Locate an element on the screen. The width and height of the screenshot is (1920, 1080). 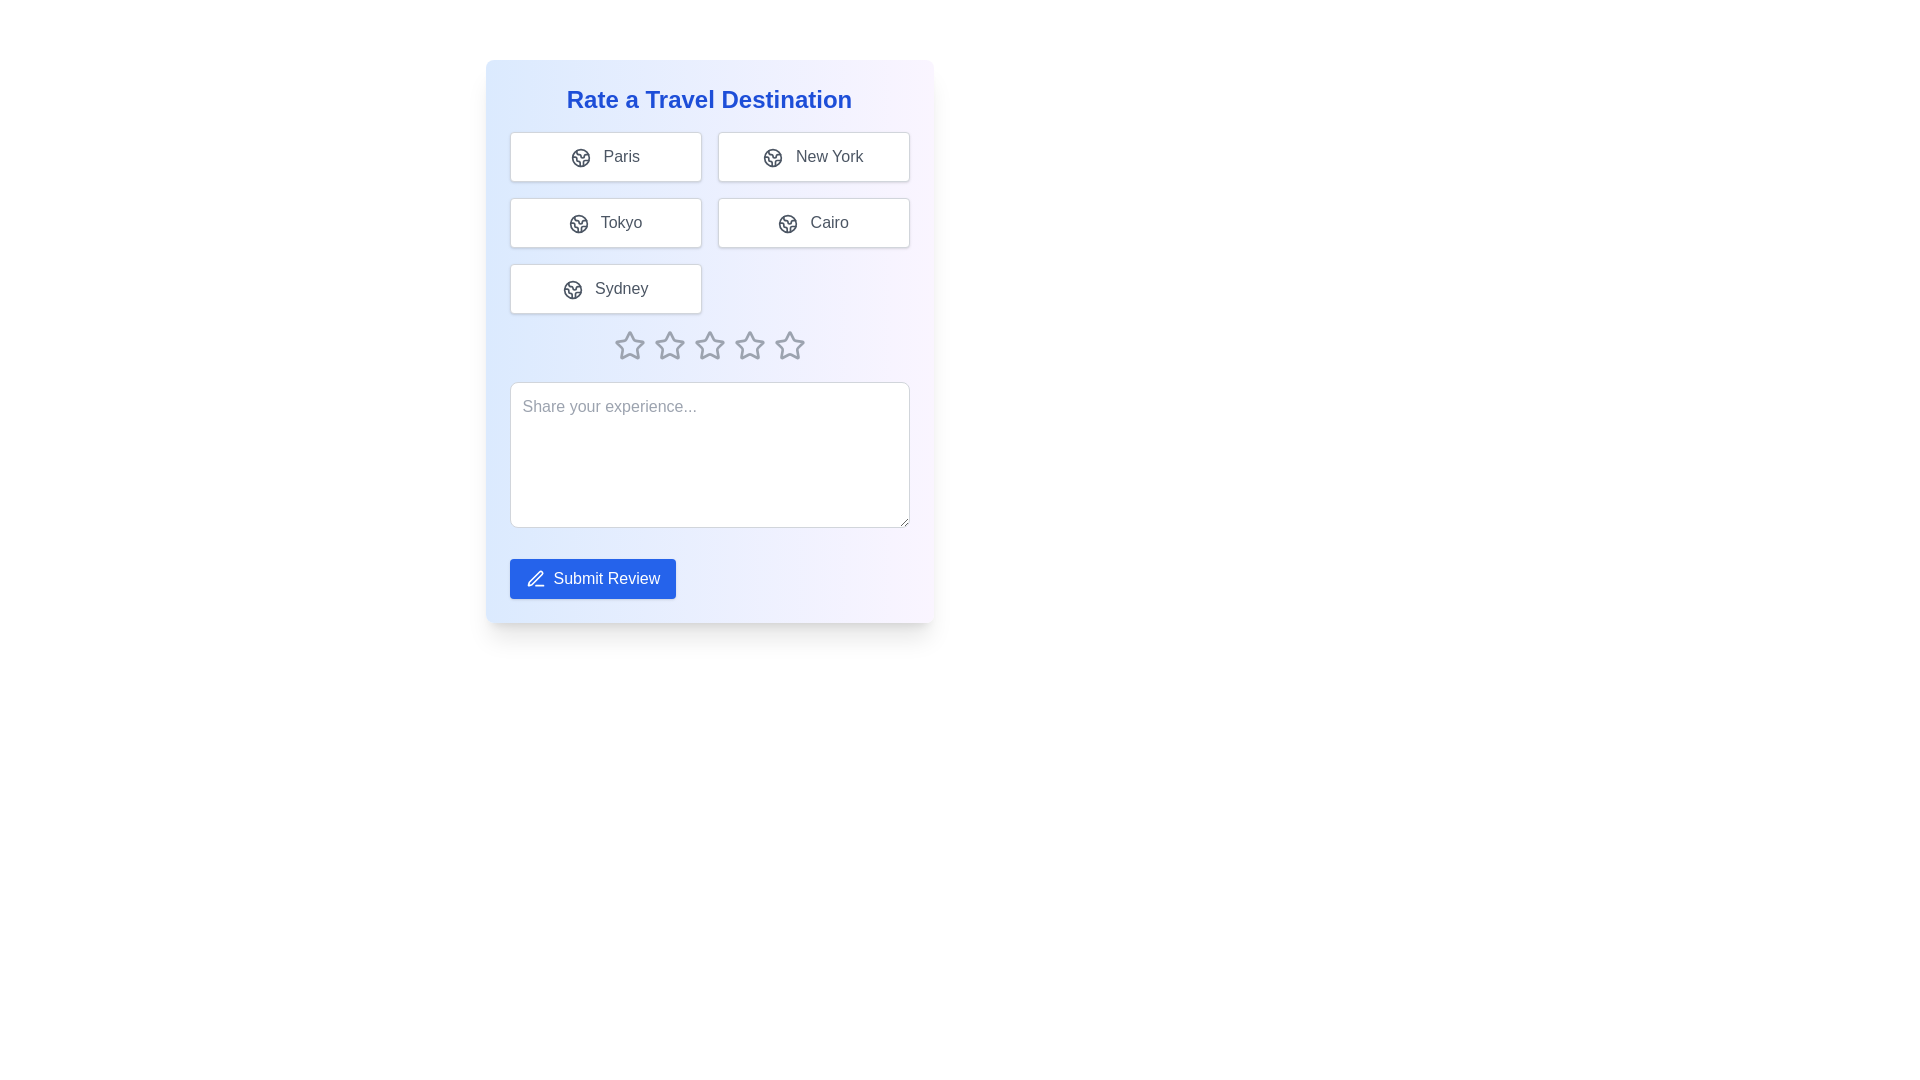
the third star-shaped Rating Icon is located at coordinates (709, 344).